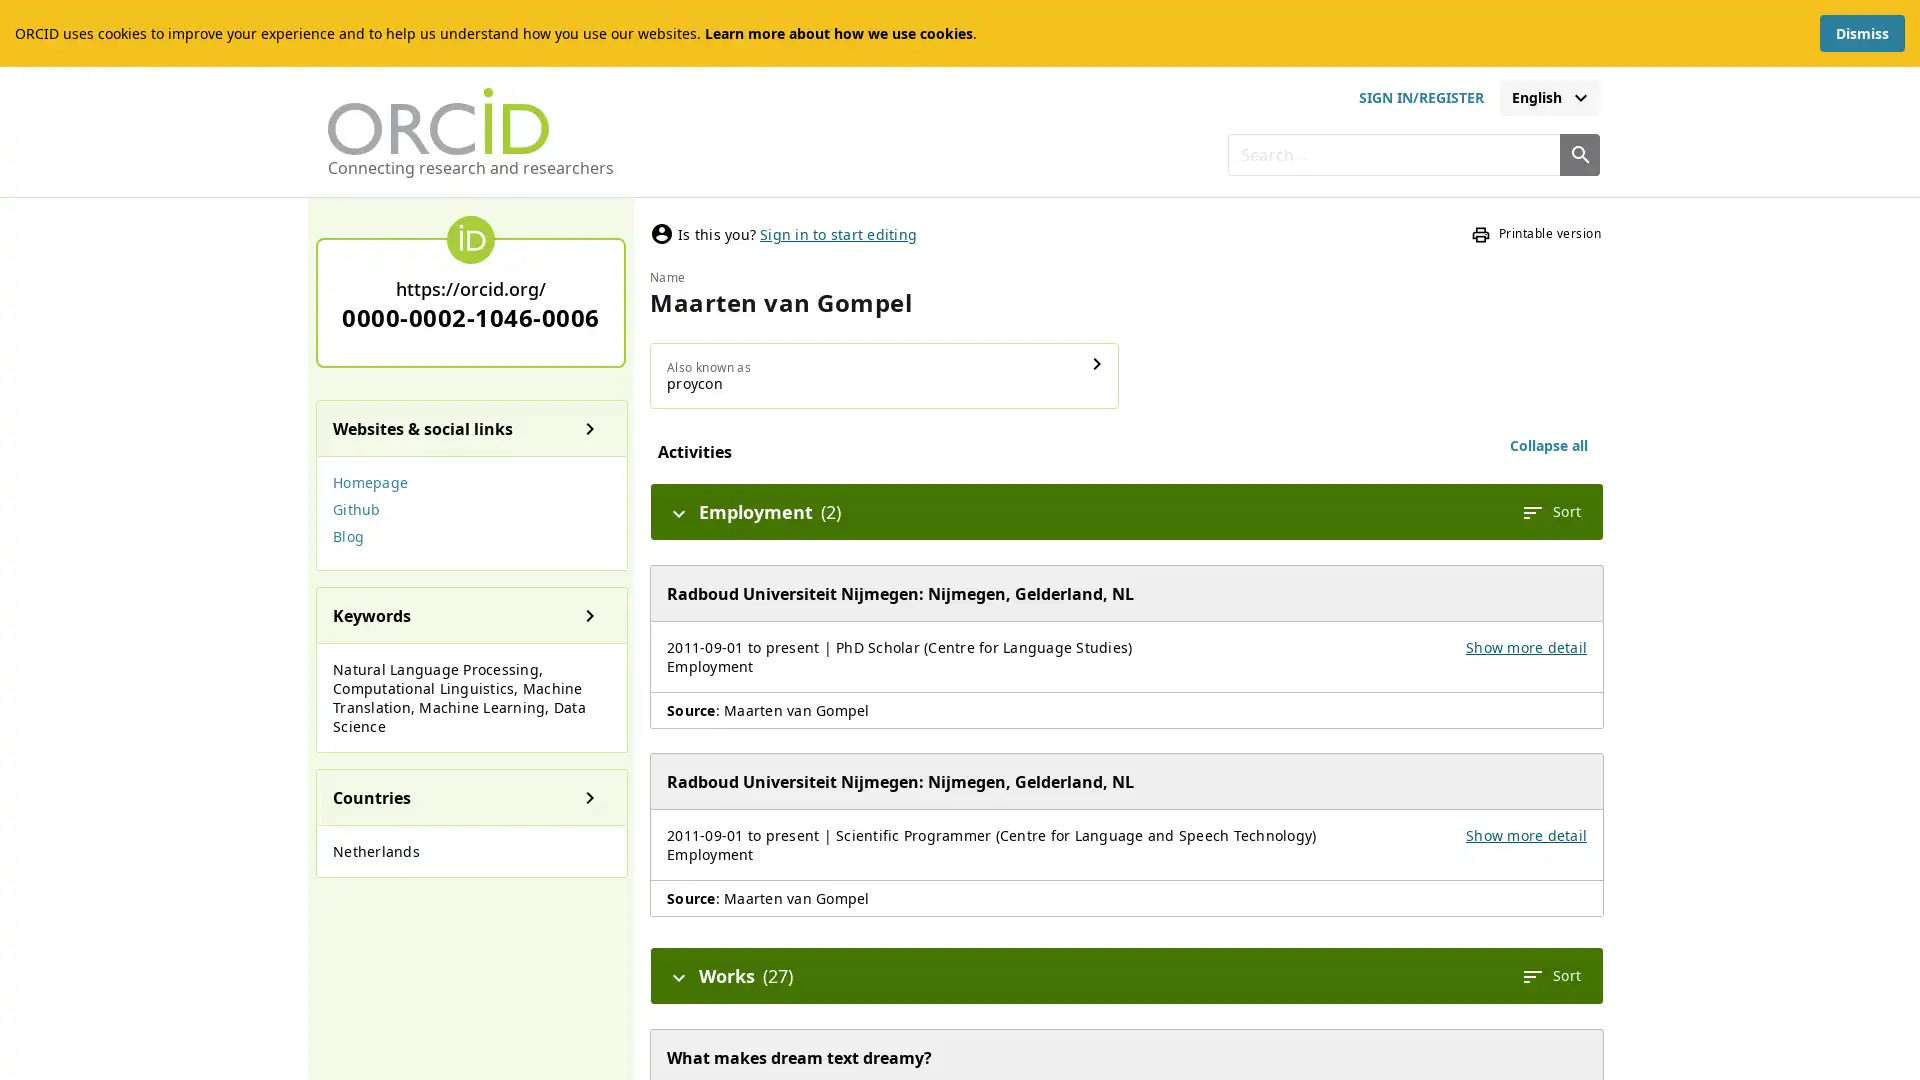 Image resolution: width=1920 pixels, height=1080 pixels. I want to click on Show details, so click(589, 796).